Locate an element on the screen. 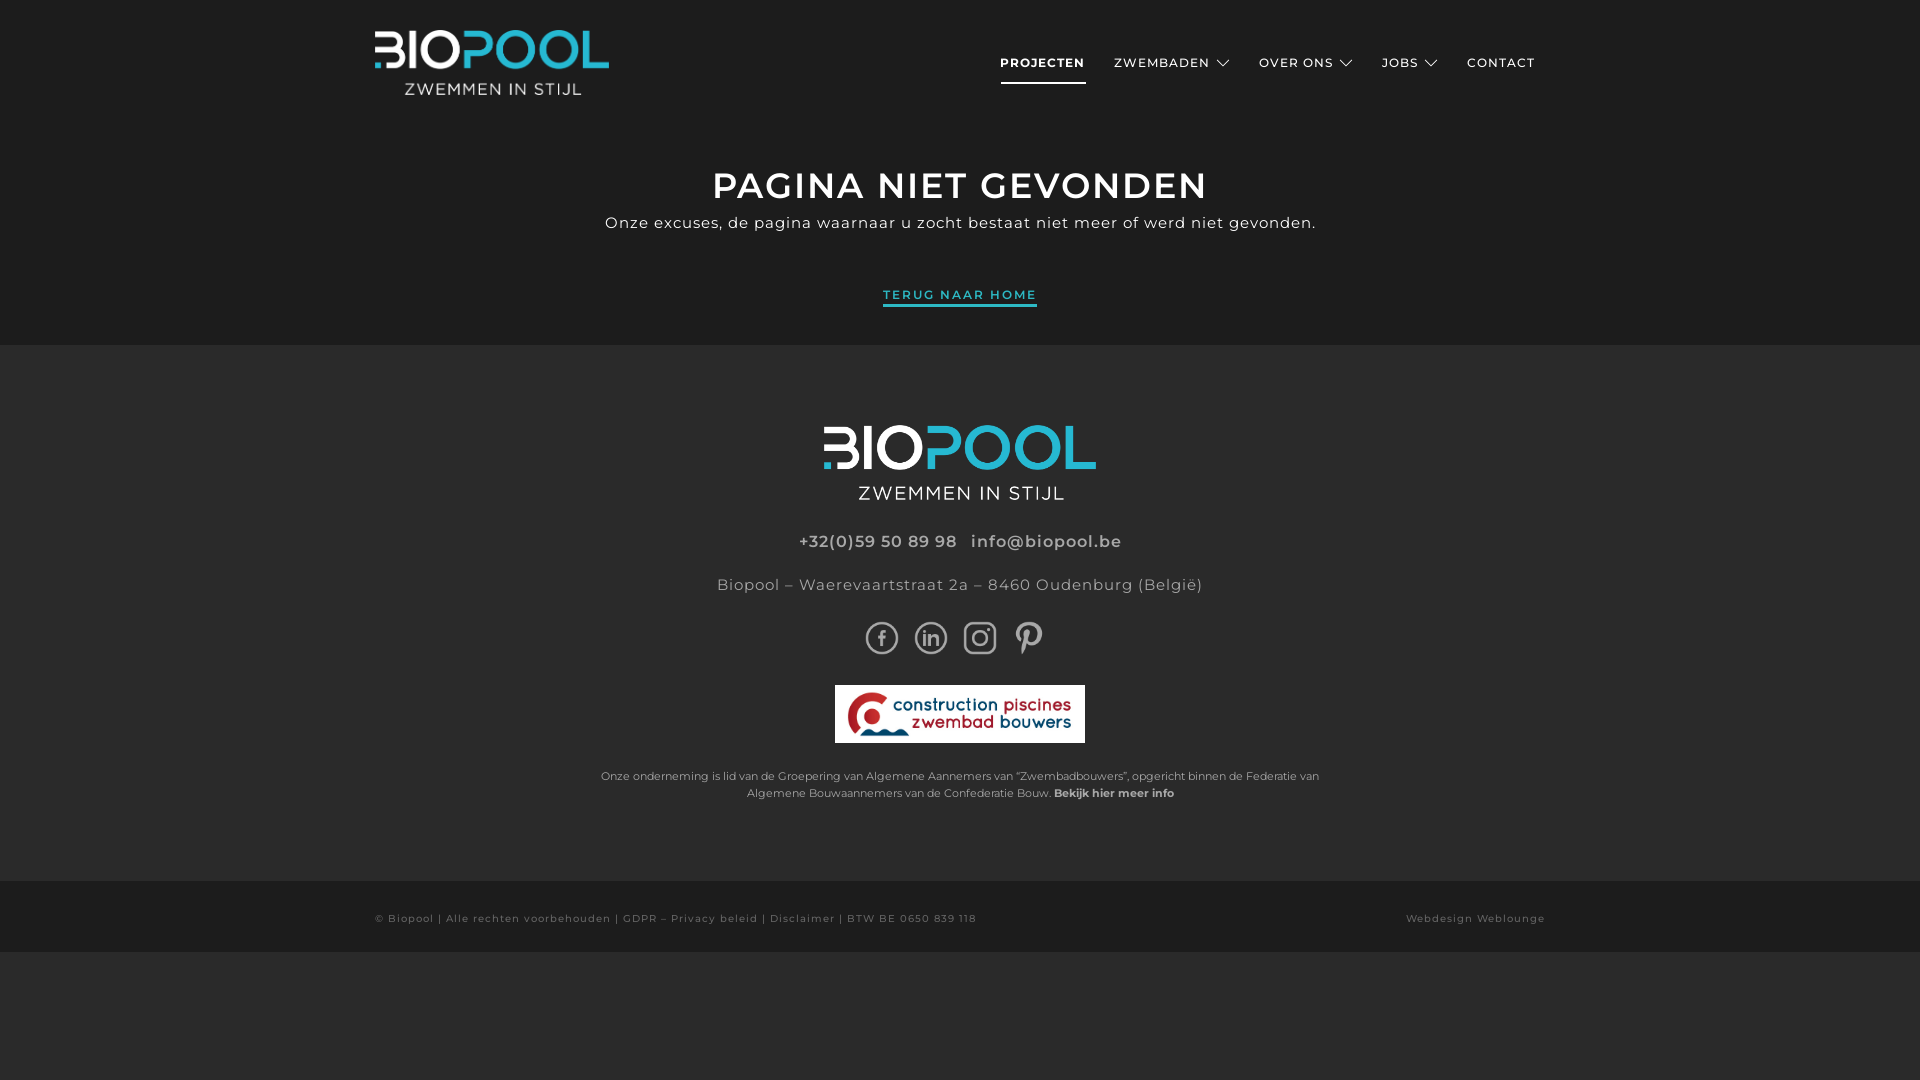 The width and height of the screenshot is (1920, 1080). 'ZWEMBADEN' is located at coordinates (1171, 61).